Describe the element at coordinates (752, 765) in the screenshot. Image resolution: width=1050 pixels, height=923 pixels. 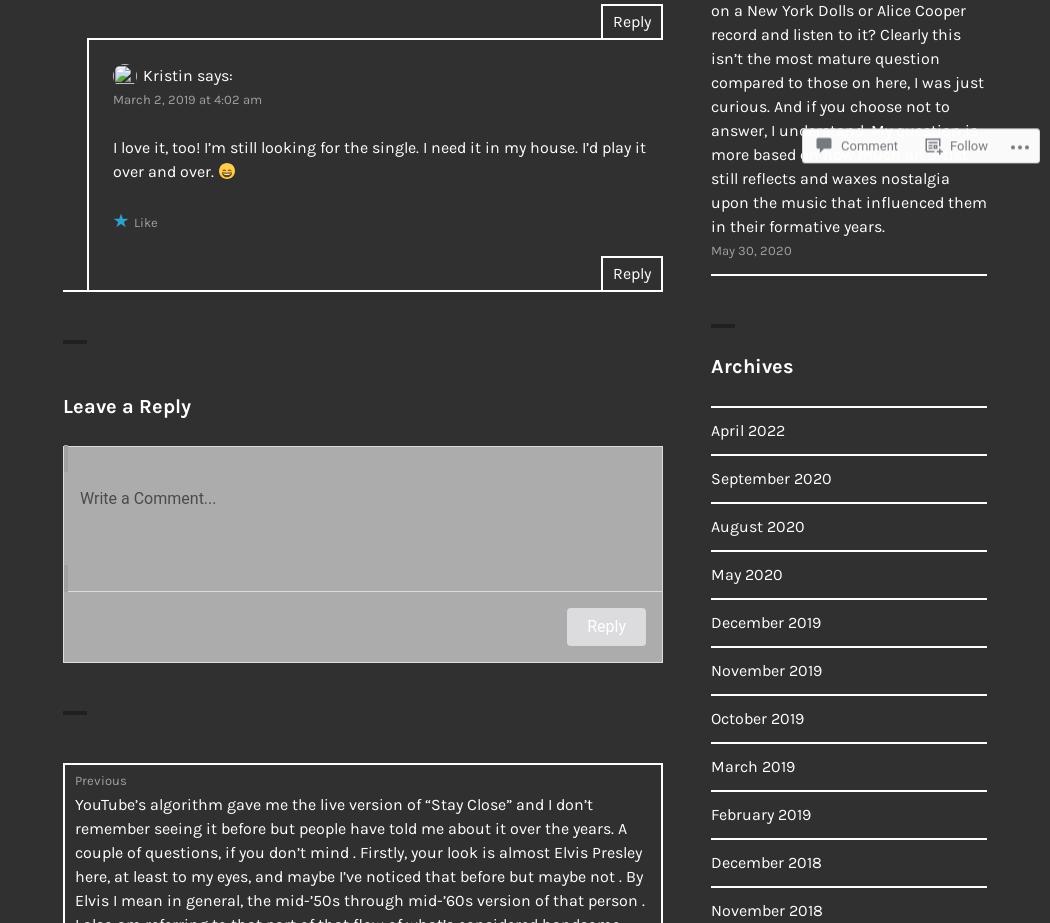
I see `'March 2019'` at that location.